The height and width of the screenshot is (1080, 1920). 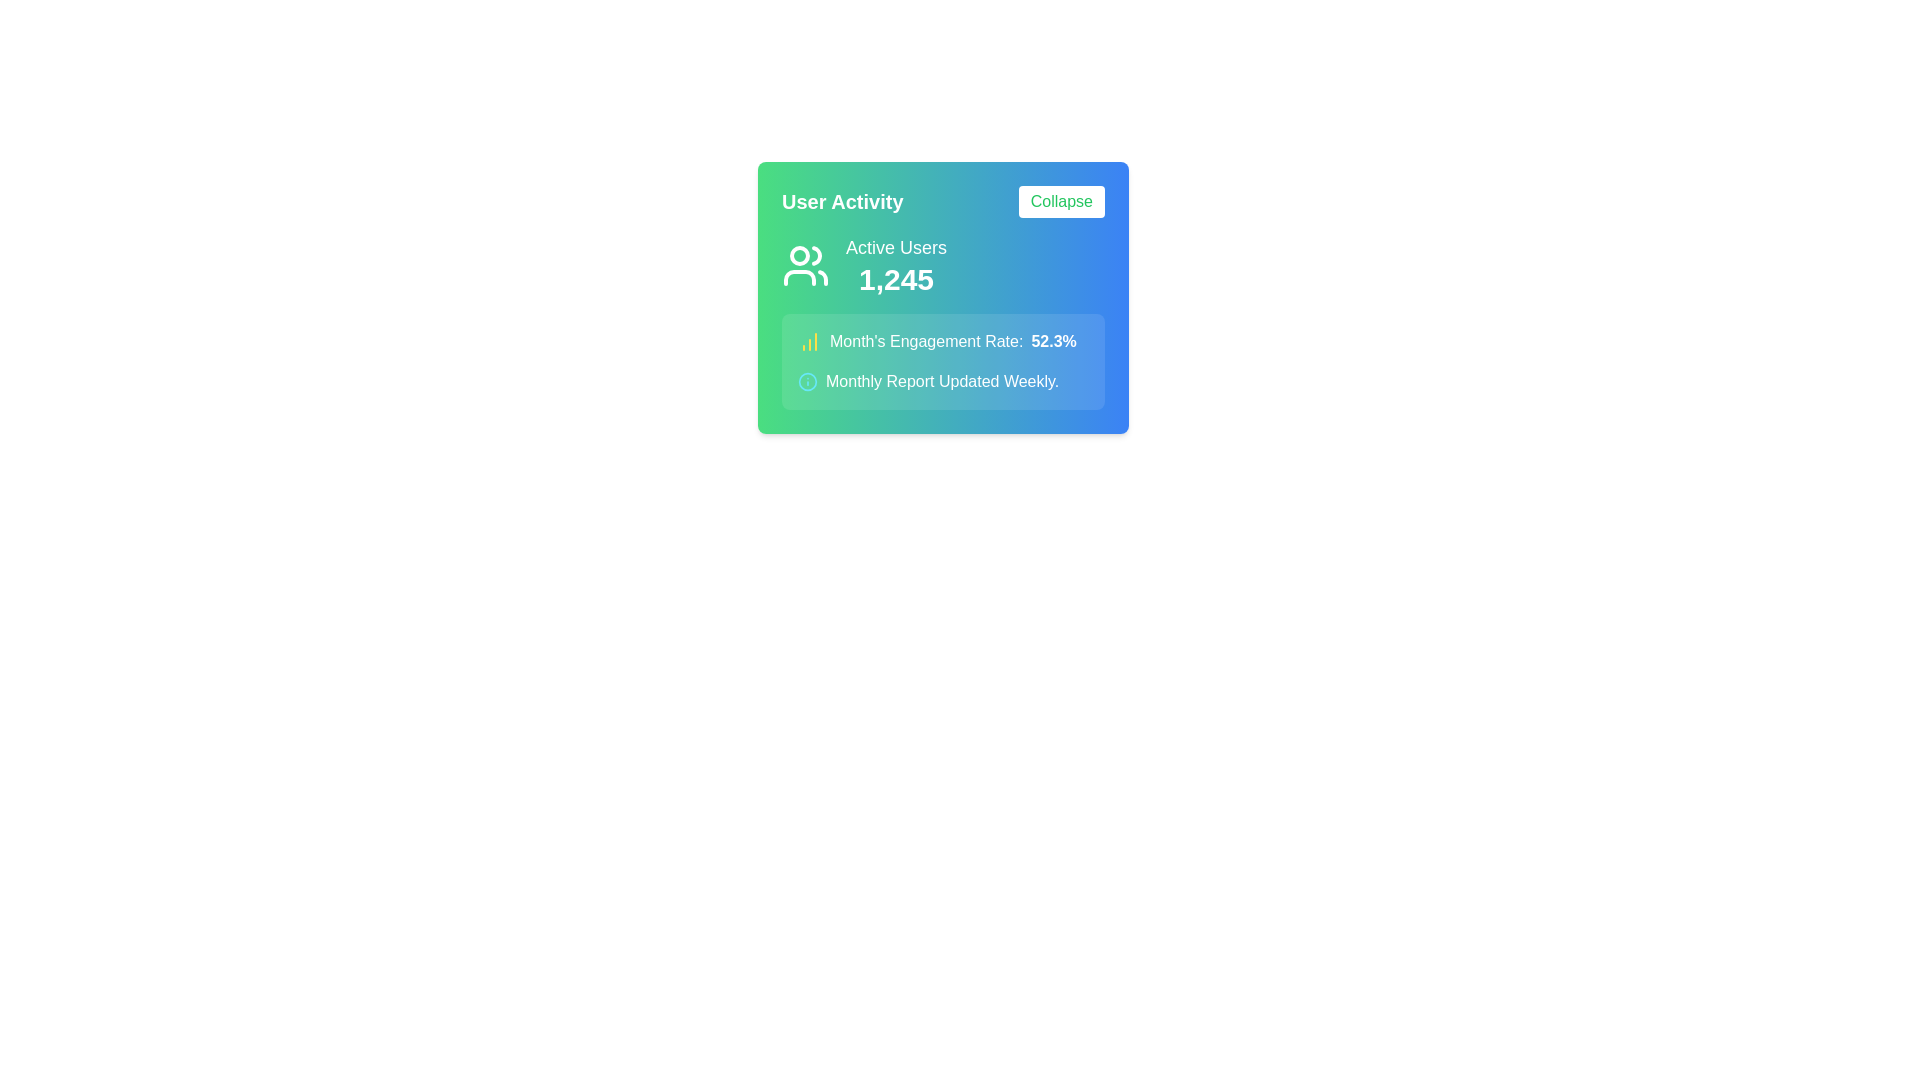 What do you see at coordinates (895, 265) in the screenshot?
I see `numeric value displayed prominently in bold font, which is '1,245', located underneath the label 'Active Users' on a gradient-colored background transitioning from green to blue` at bounding box center [895, 265].